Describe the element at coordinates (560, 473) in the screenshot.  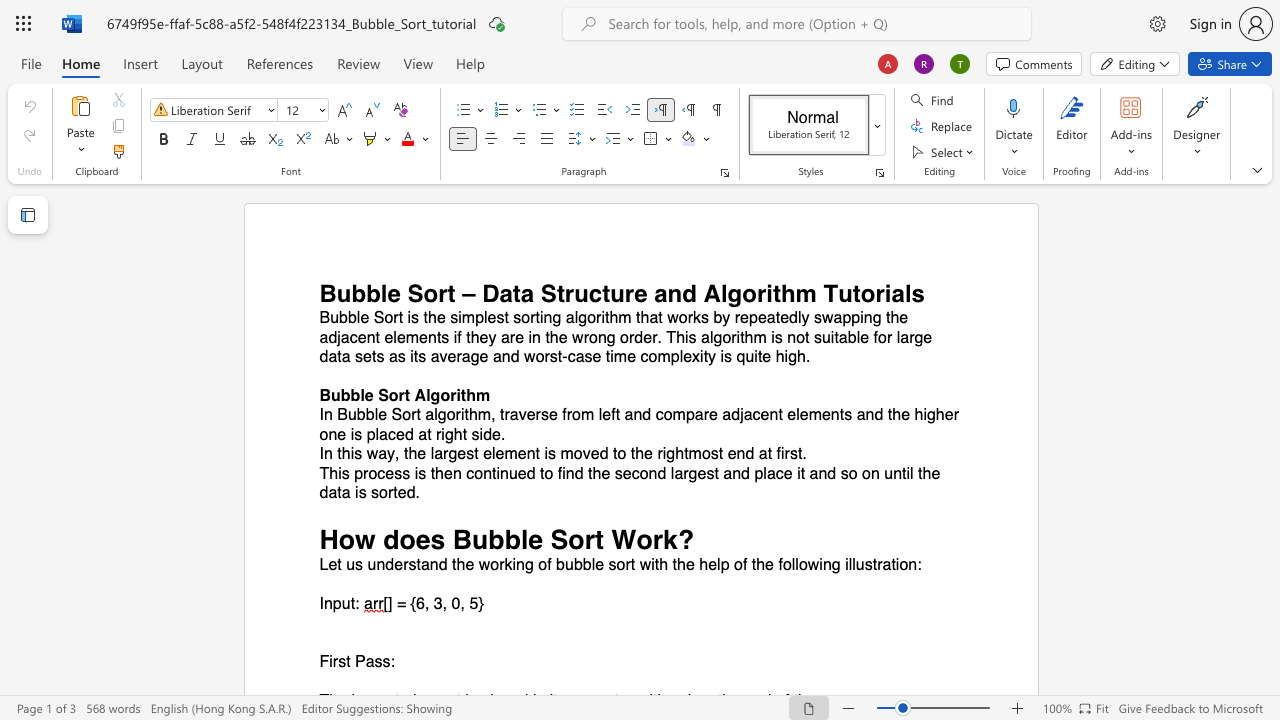
I see `the 1th character "f" in the text` at that location.